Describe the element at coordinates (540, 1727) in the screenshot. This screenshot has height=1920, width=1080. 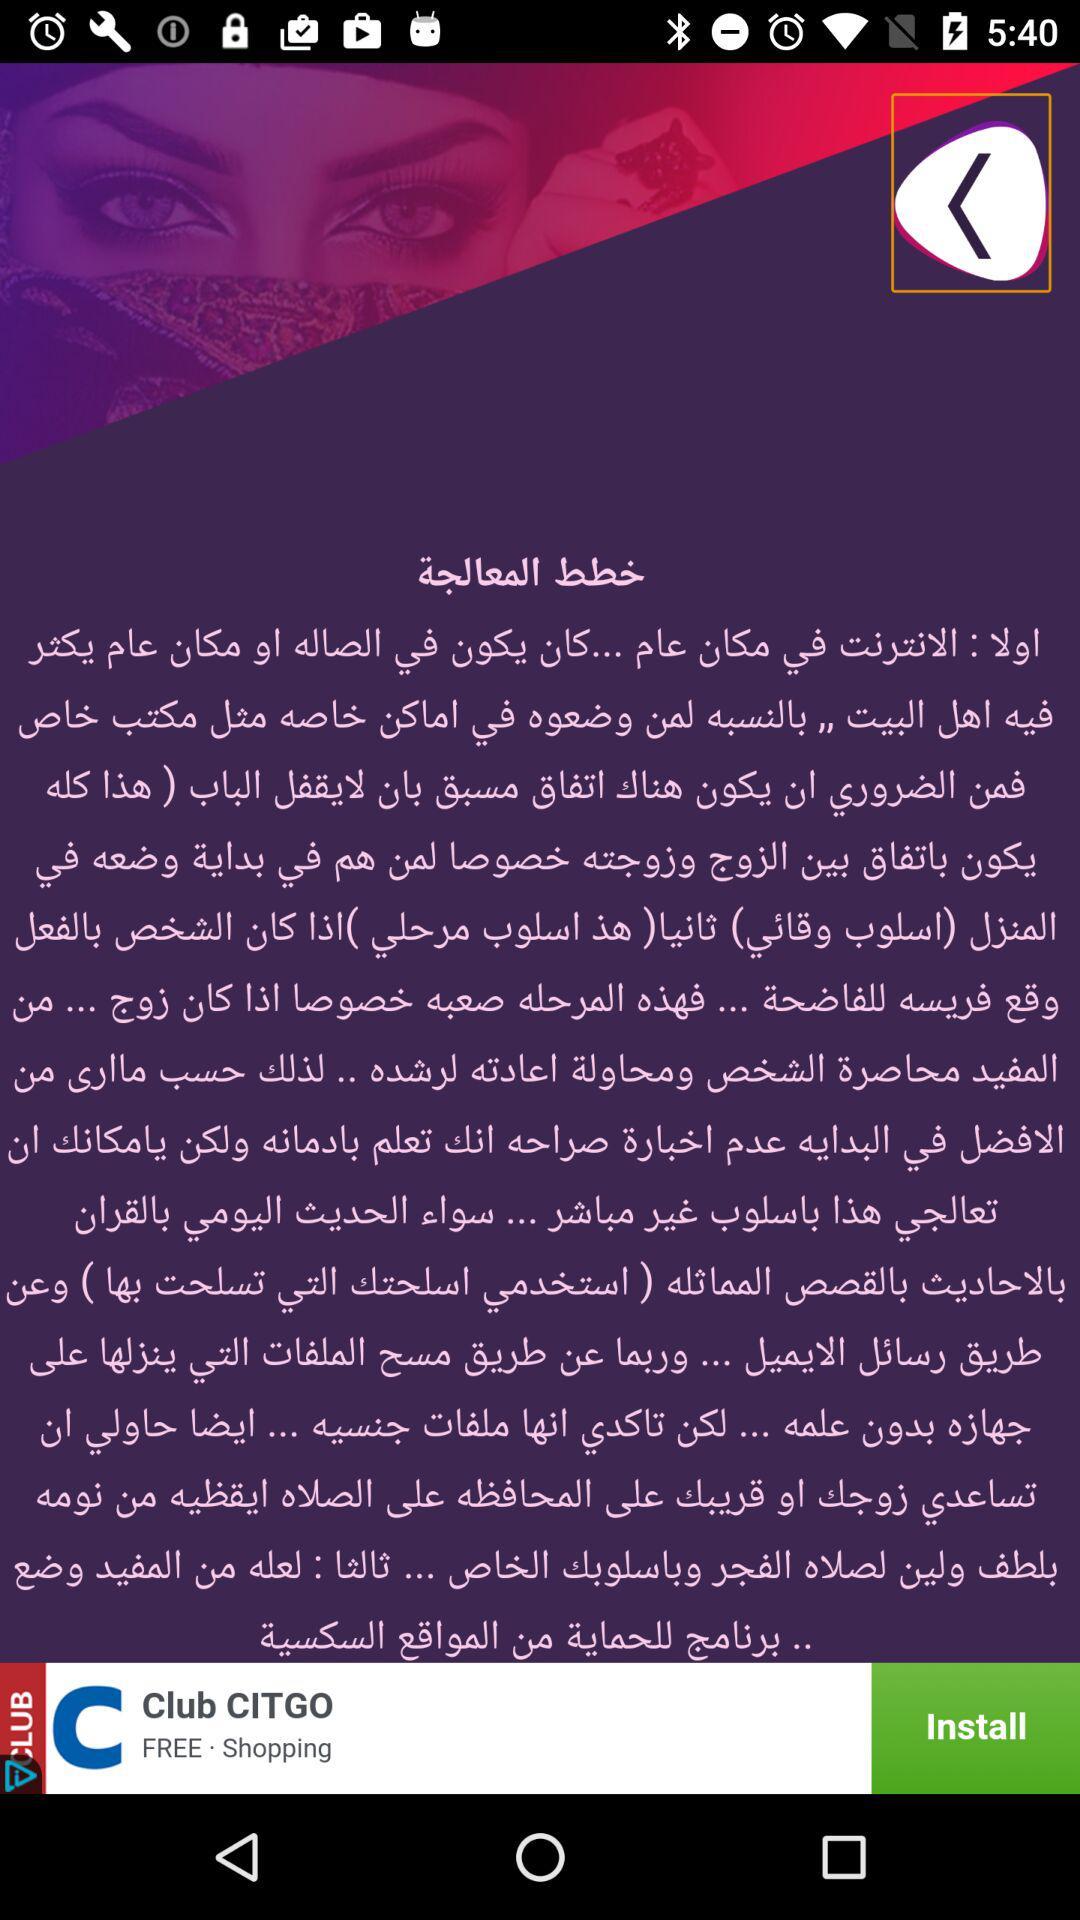
I see `advatisdment` at that location.